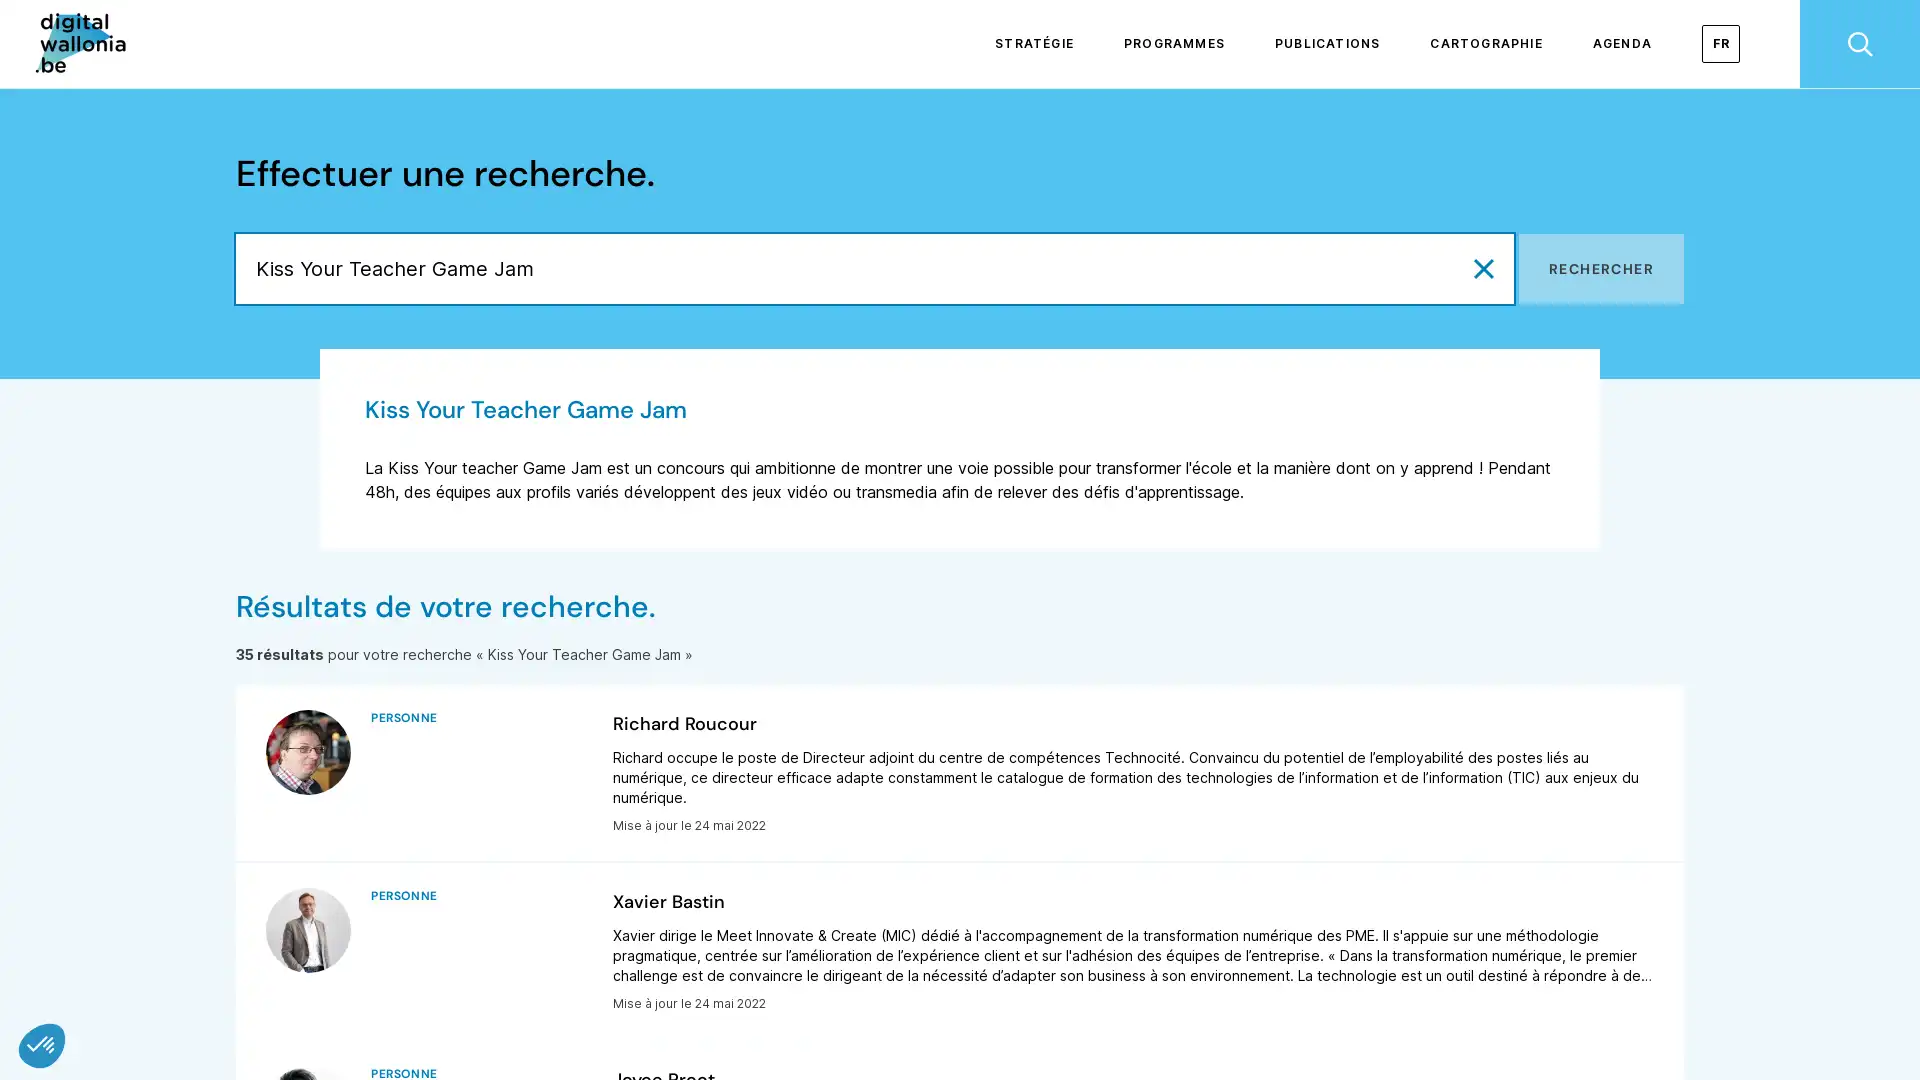  What do you see at coordinates (1483, 268) in the screenshot?
I see `Reset form` at bounding box center [1483, 268].